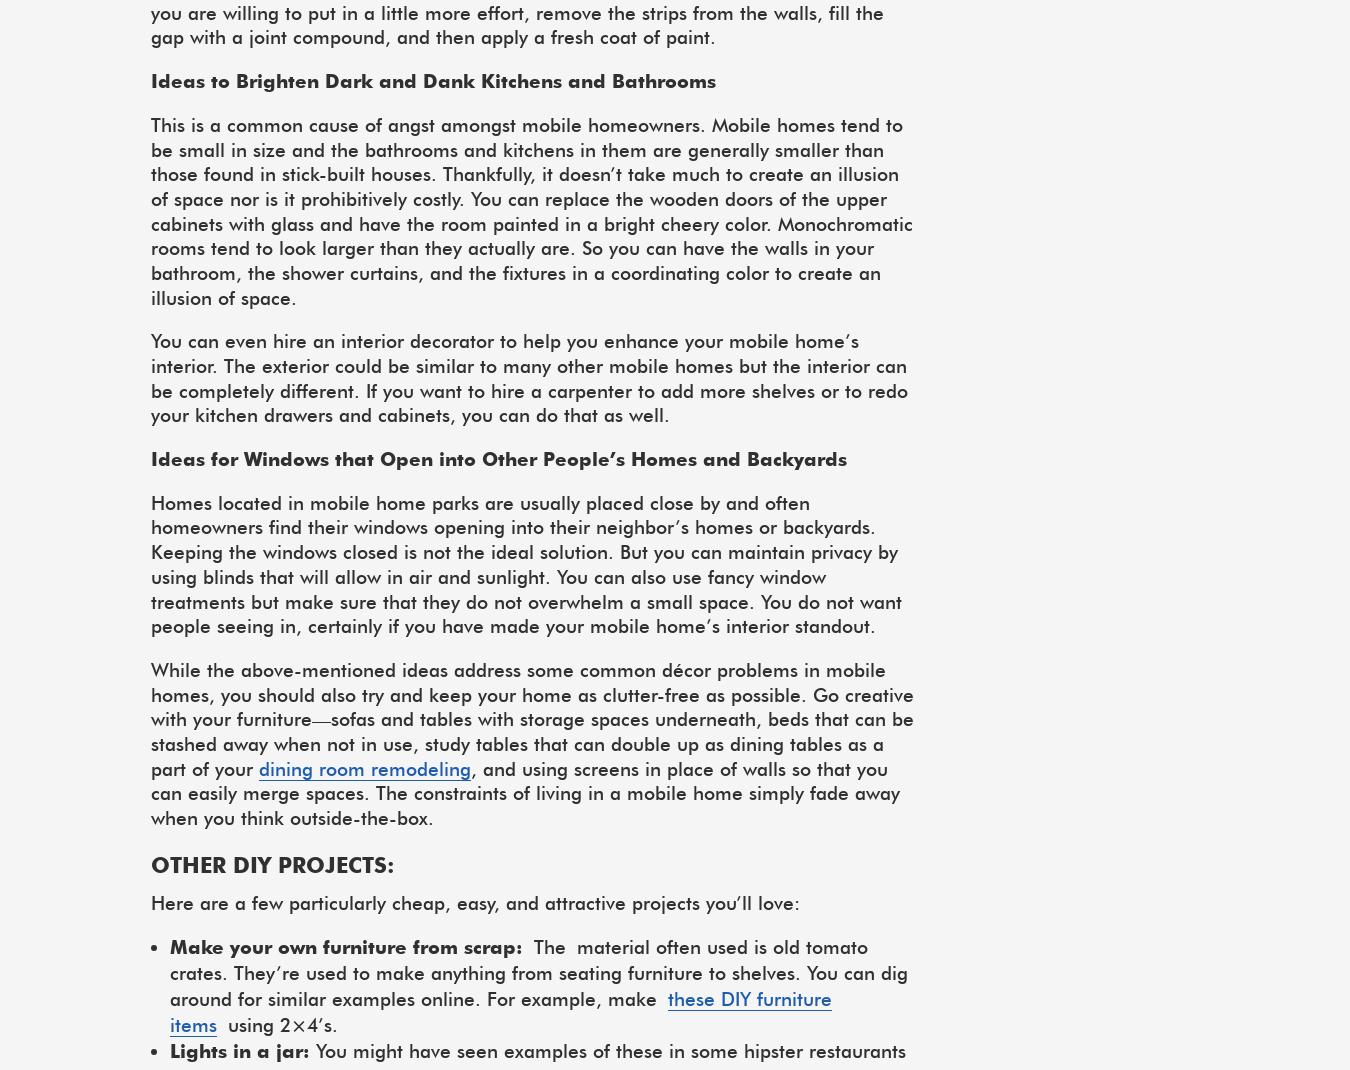 The width and height of the screenshot is (1350, 1070). I want to click on 'You can even hire an interior decorator to help you enhance your mobile home’s interior. The exterior could be similar to many other mobile homes but the interior can be completely different. If you want to hire a carpenter to add more shelves or to redo your kitchen drawers and cabinets, you can do that as well.', so click(151, 377).